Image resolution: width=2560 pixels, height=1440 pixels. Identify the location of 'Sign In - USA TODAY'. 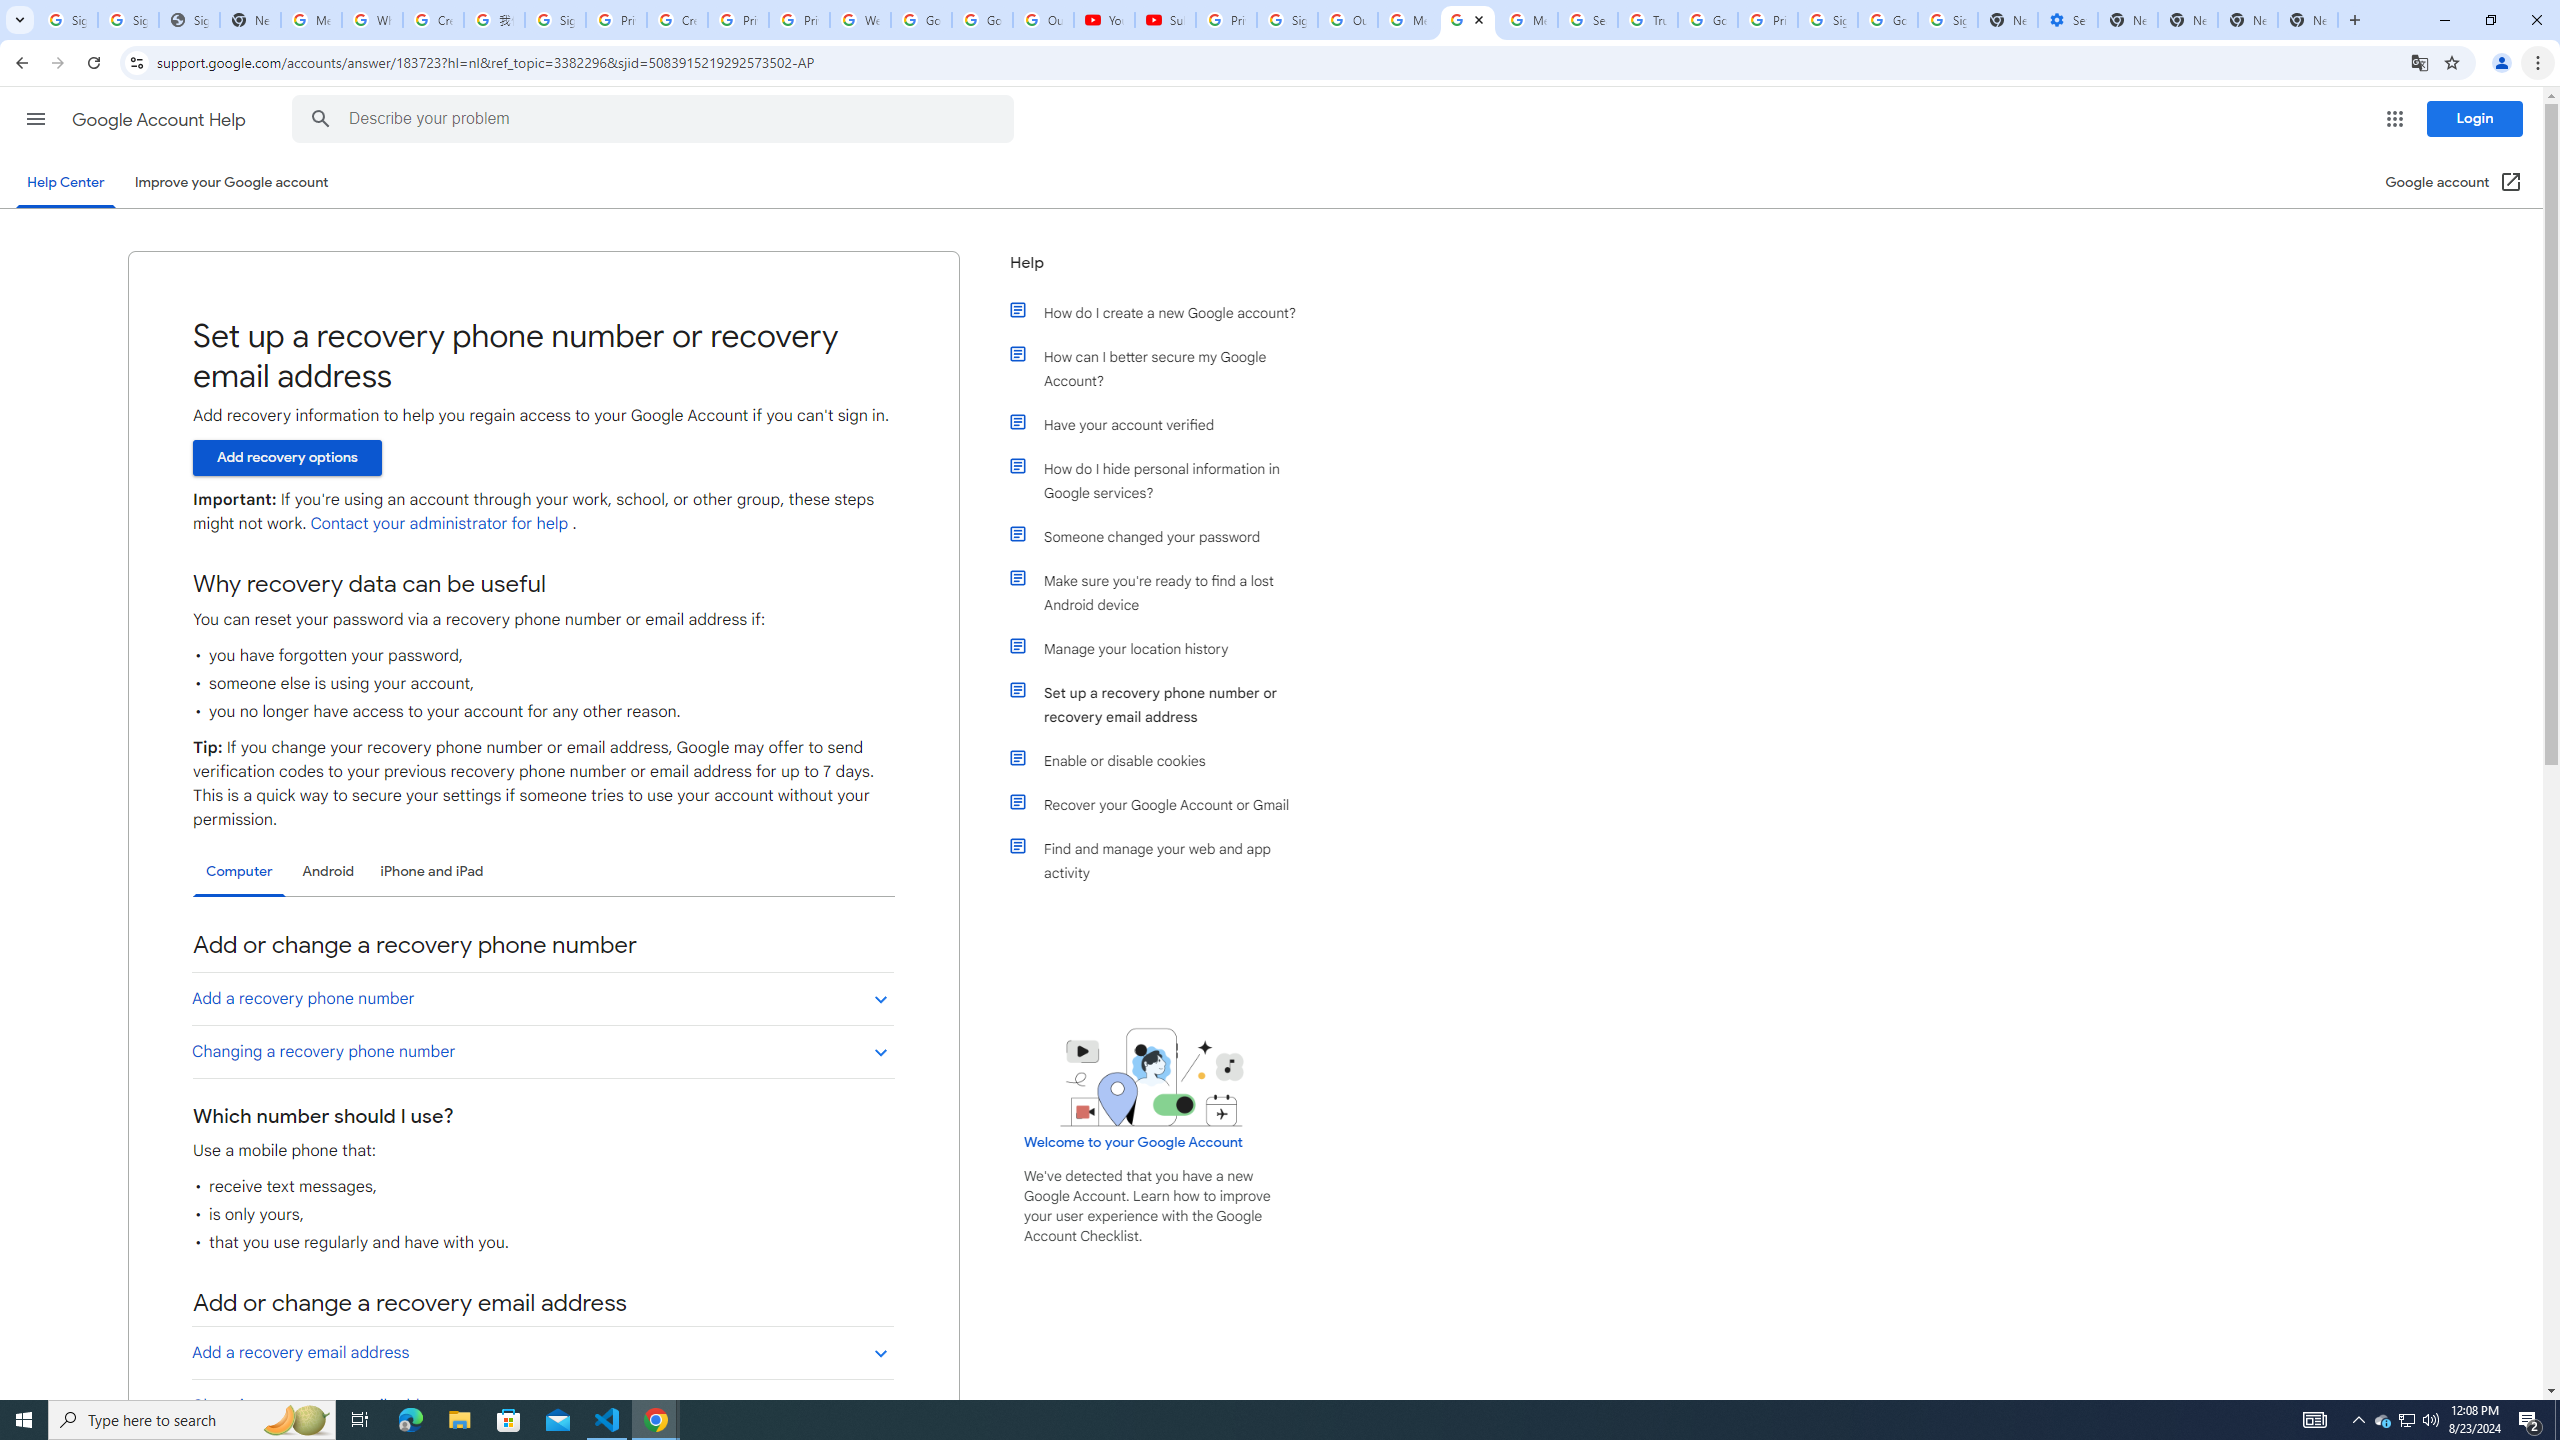
(188, 19).